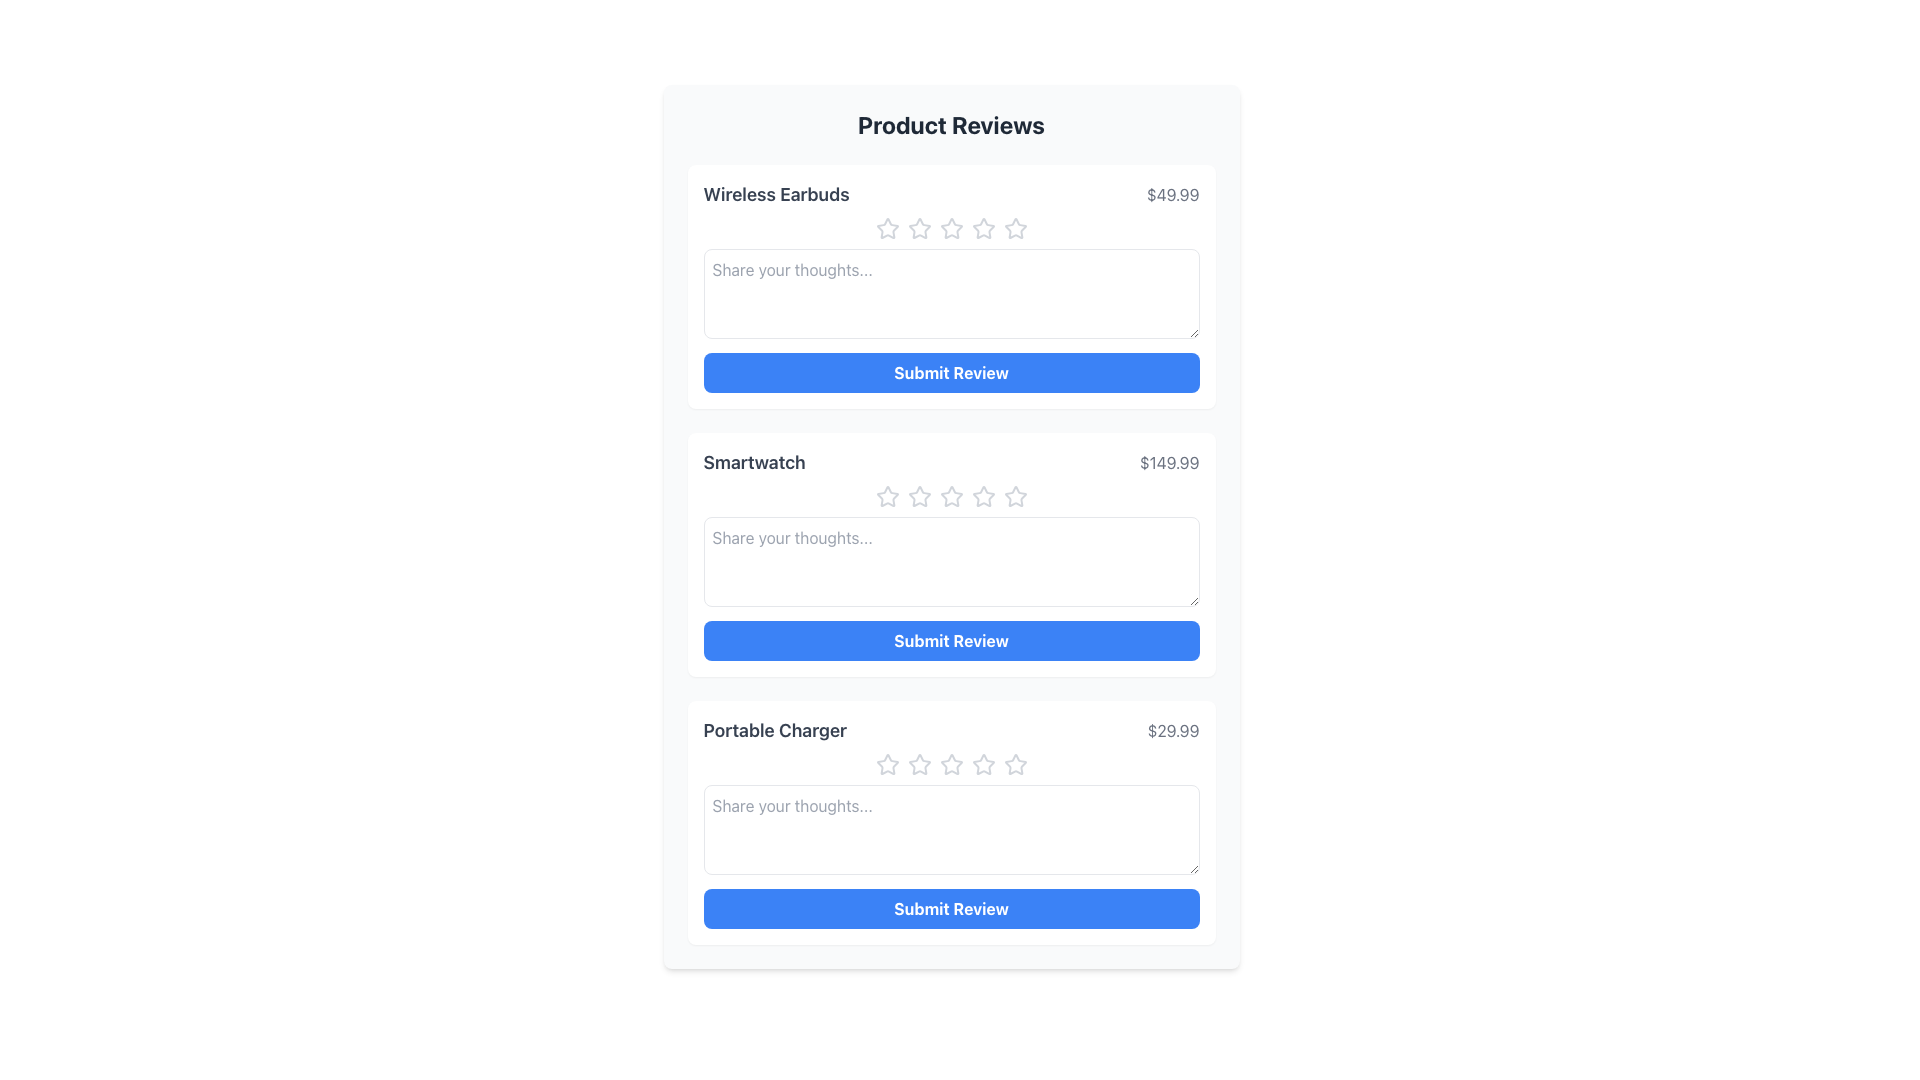 The image size is (1920, 1080). I want to click on the static text label displaying the price '$49.99', which is positioned to the right of the 'Wireless Earbuds' label in the topmost entry of the 'Product Reviews' section, so click(1173, 195).